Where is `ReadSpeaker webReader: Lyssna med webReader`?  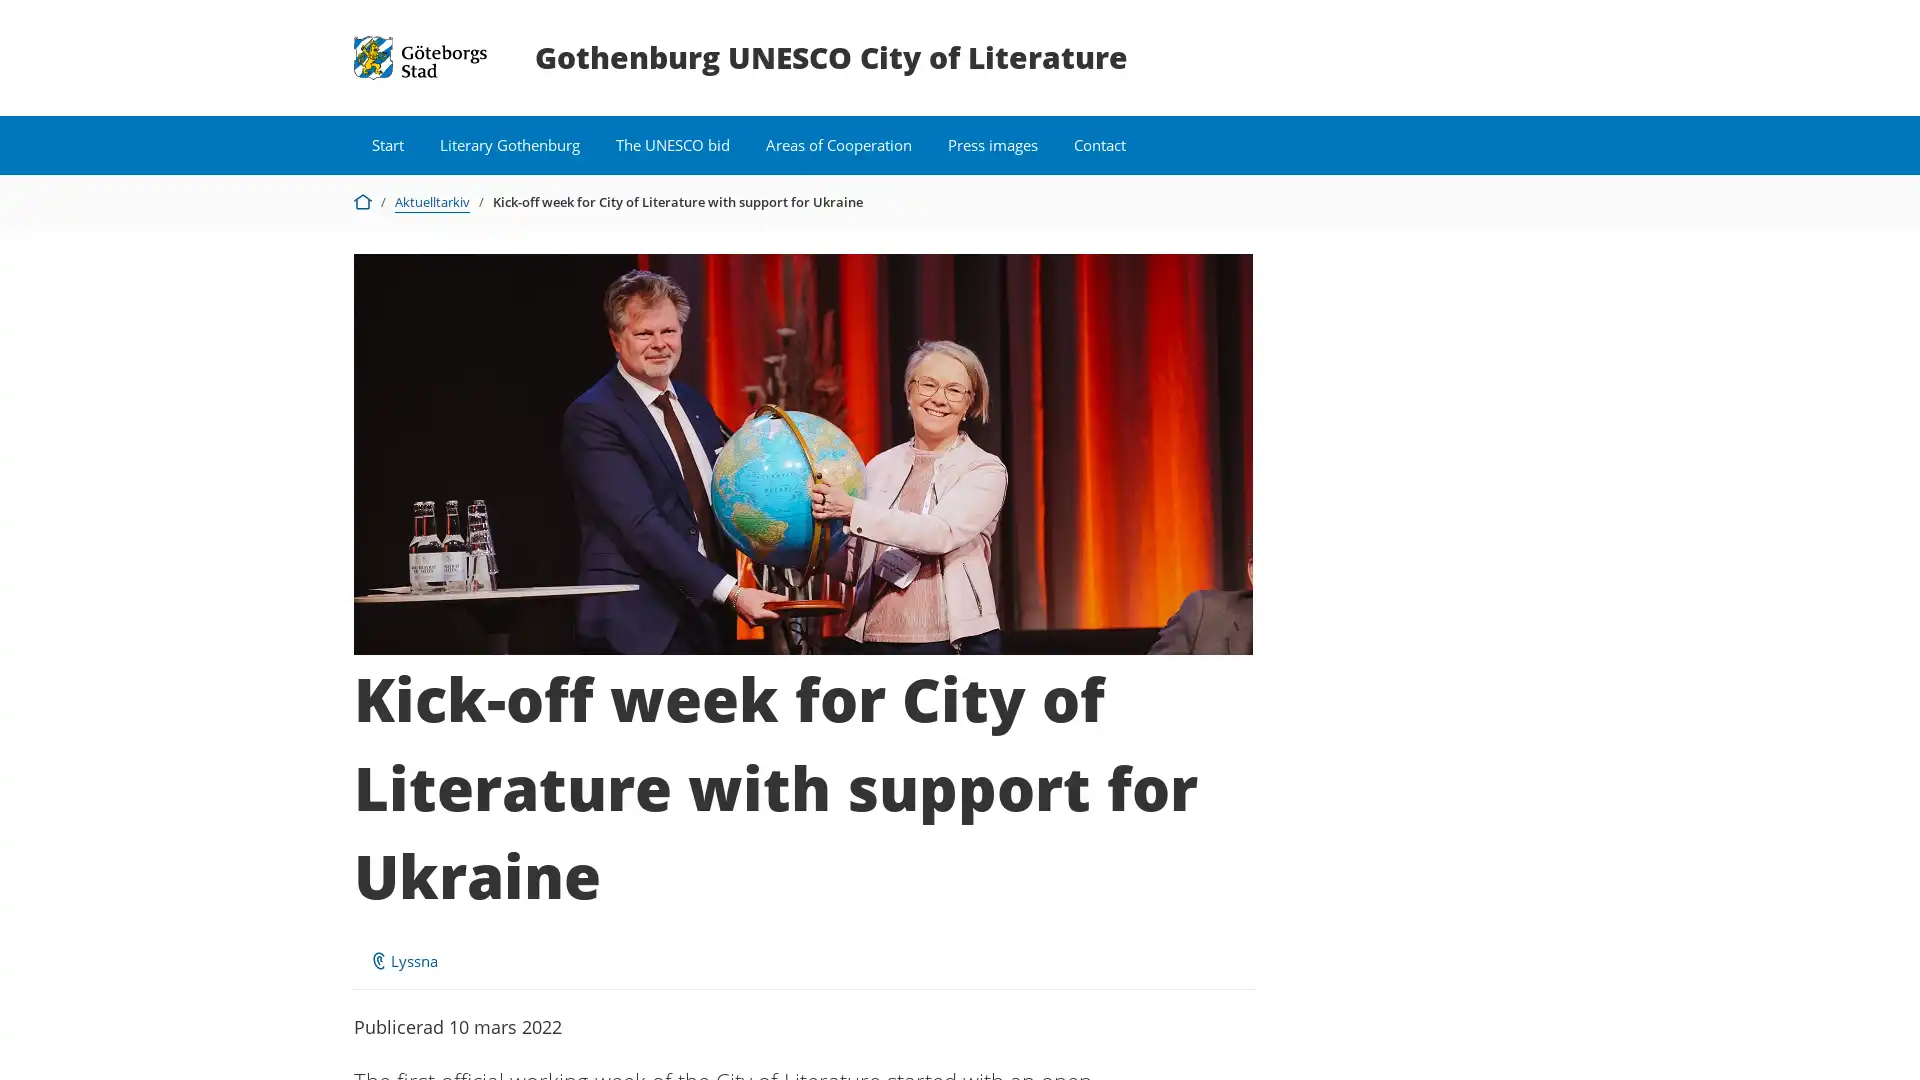
ReadSpeaker webReader: Lyssna med webReader is located at coordinates (402, 959).